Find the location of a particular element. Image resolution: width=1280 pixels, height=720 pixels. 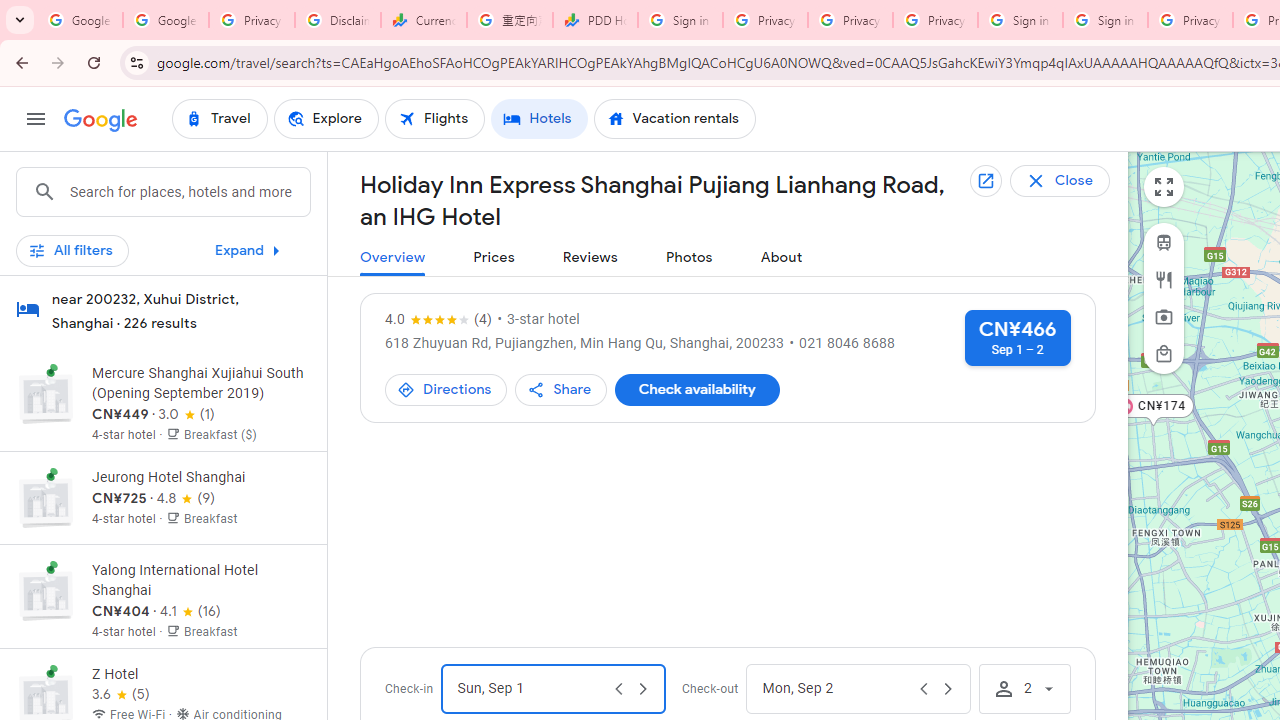

'Currencies - Google Finance' is located at coordinates (423, 20).